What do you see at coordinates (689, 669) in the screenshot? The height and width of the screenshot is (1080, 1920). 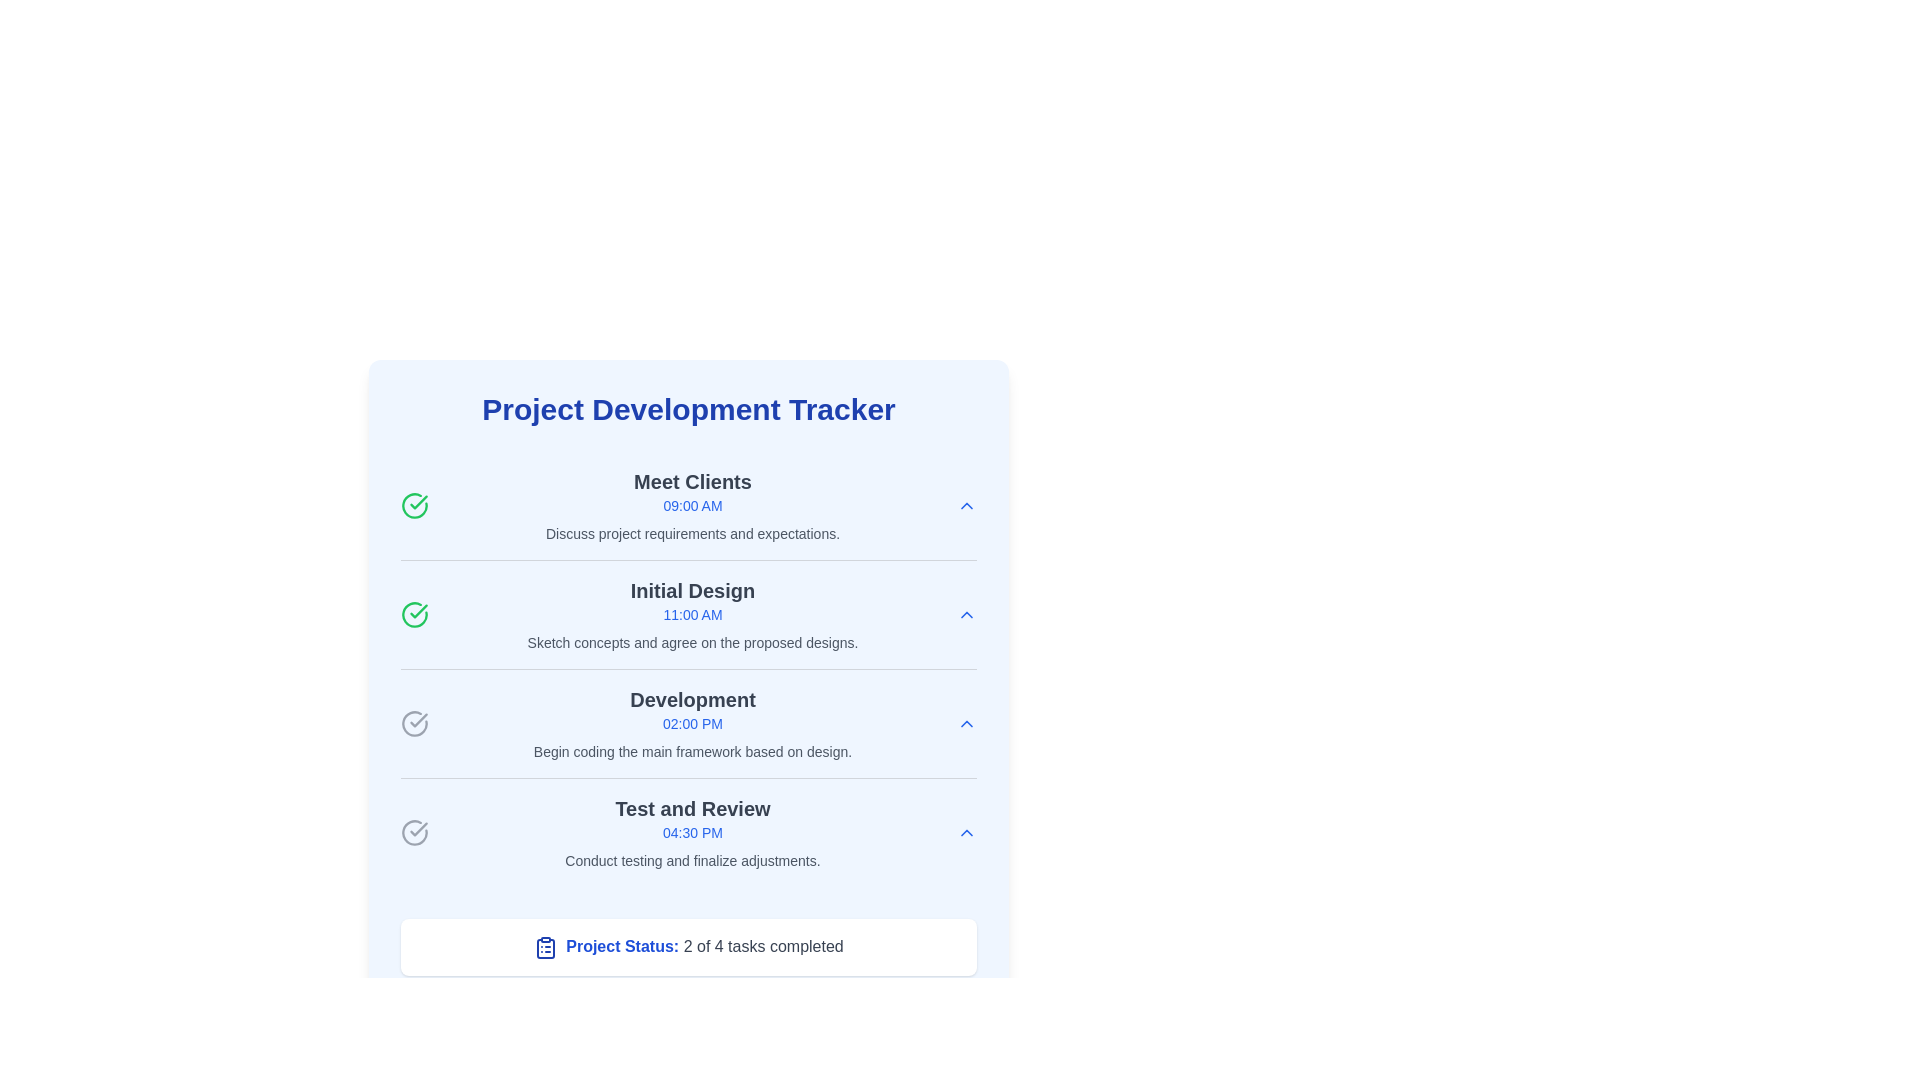 I see `the 'Development' entry in the 'Project Development Tracker' section, which is the third entry in the list of four vertical items` at bounding box center [689, 669].